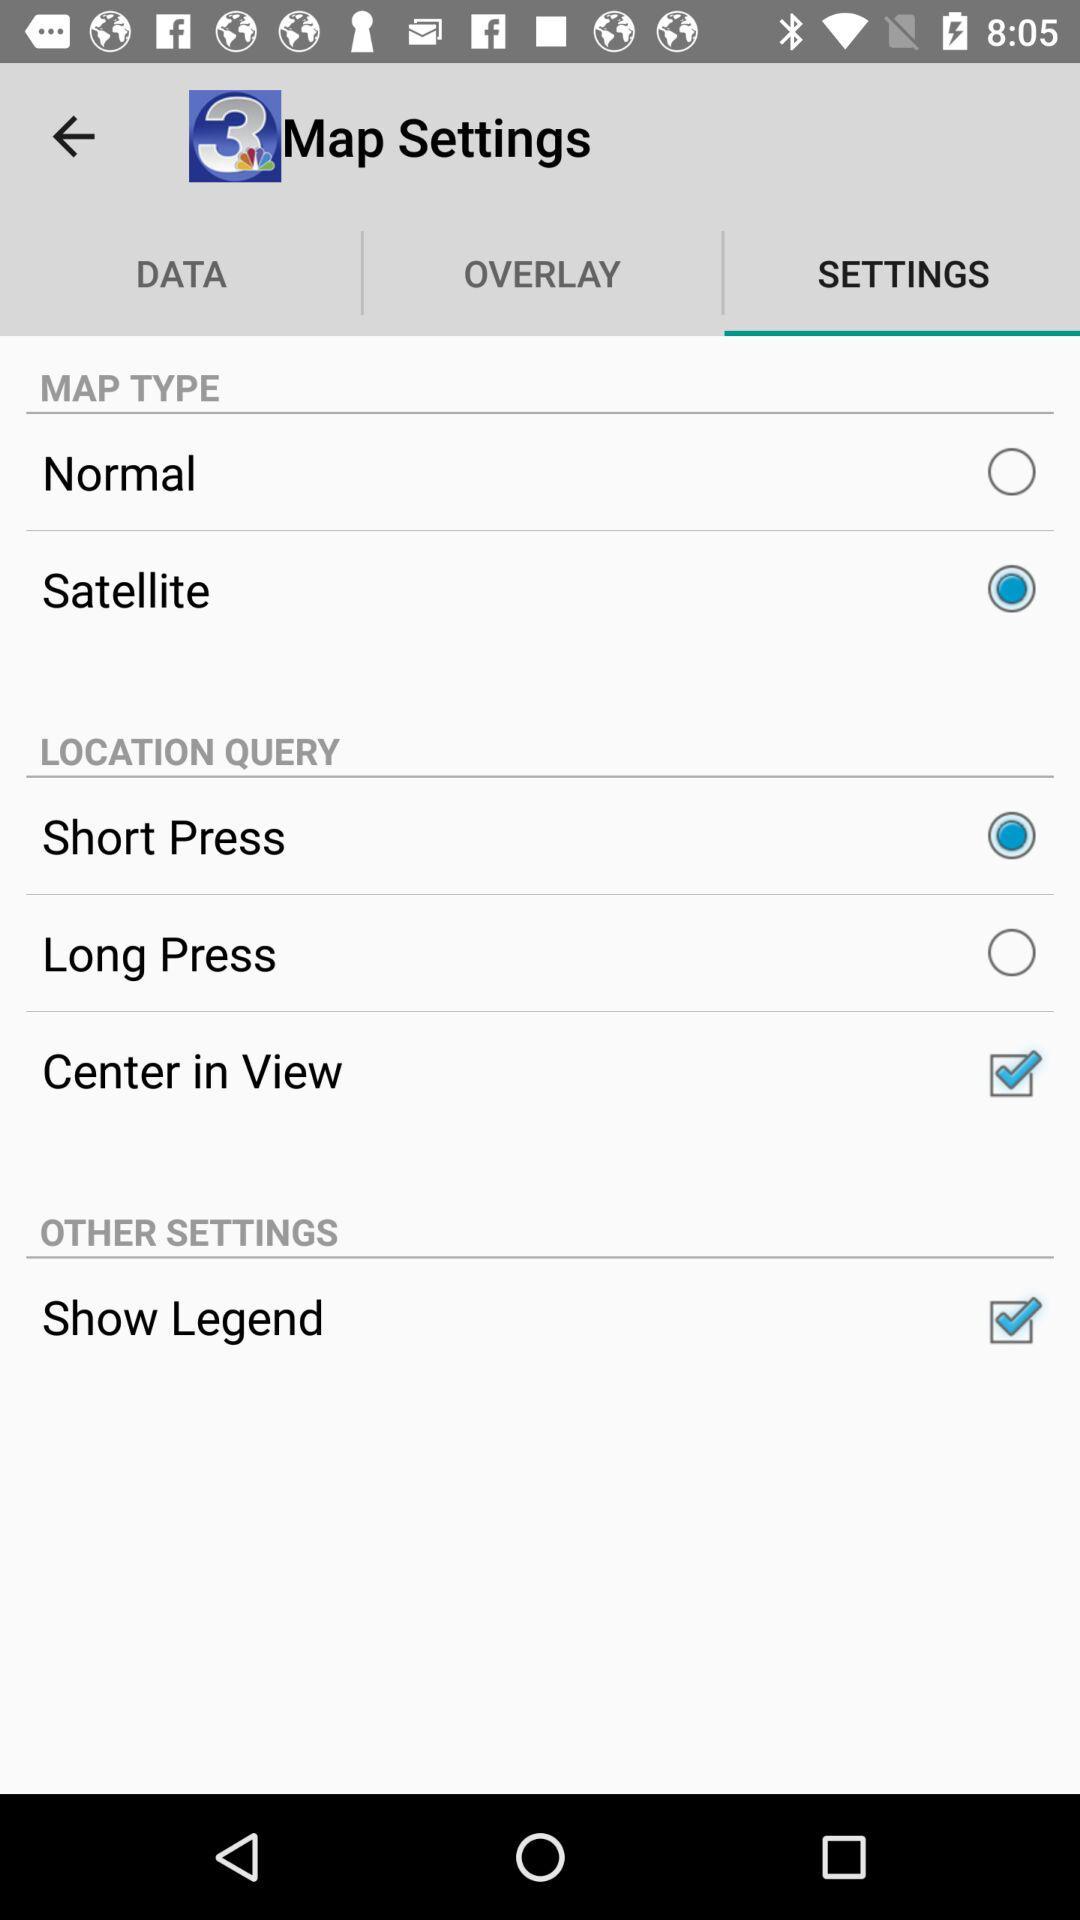  What do you see at coordinates (540, 1316) in the screenshot?
I see `show legend item` at bounding box center [540, 1316].